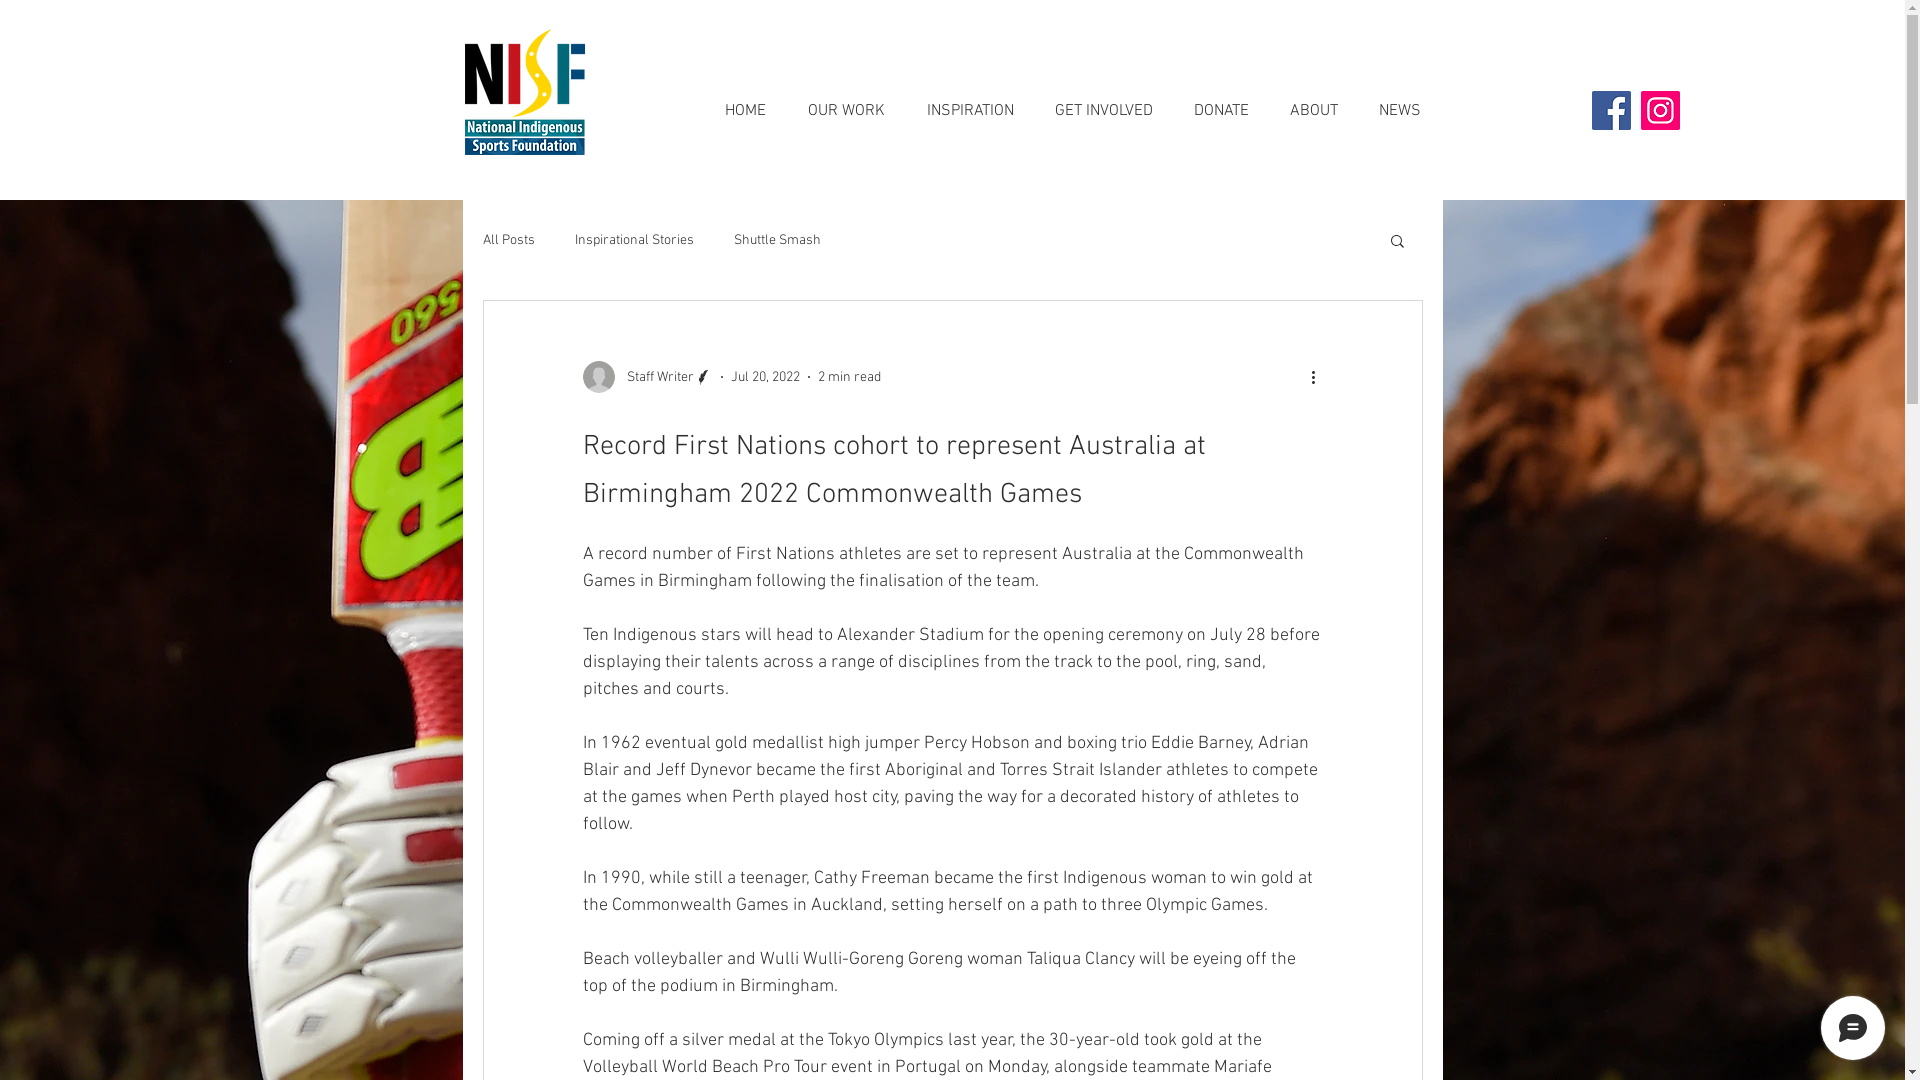 This screenshot has width=1920, height=1080. I want to click on 'Inspirational Stories', so click(573, 239).